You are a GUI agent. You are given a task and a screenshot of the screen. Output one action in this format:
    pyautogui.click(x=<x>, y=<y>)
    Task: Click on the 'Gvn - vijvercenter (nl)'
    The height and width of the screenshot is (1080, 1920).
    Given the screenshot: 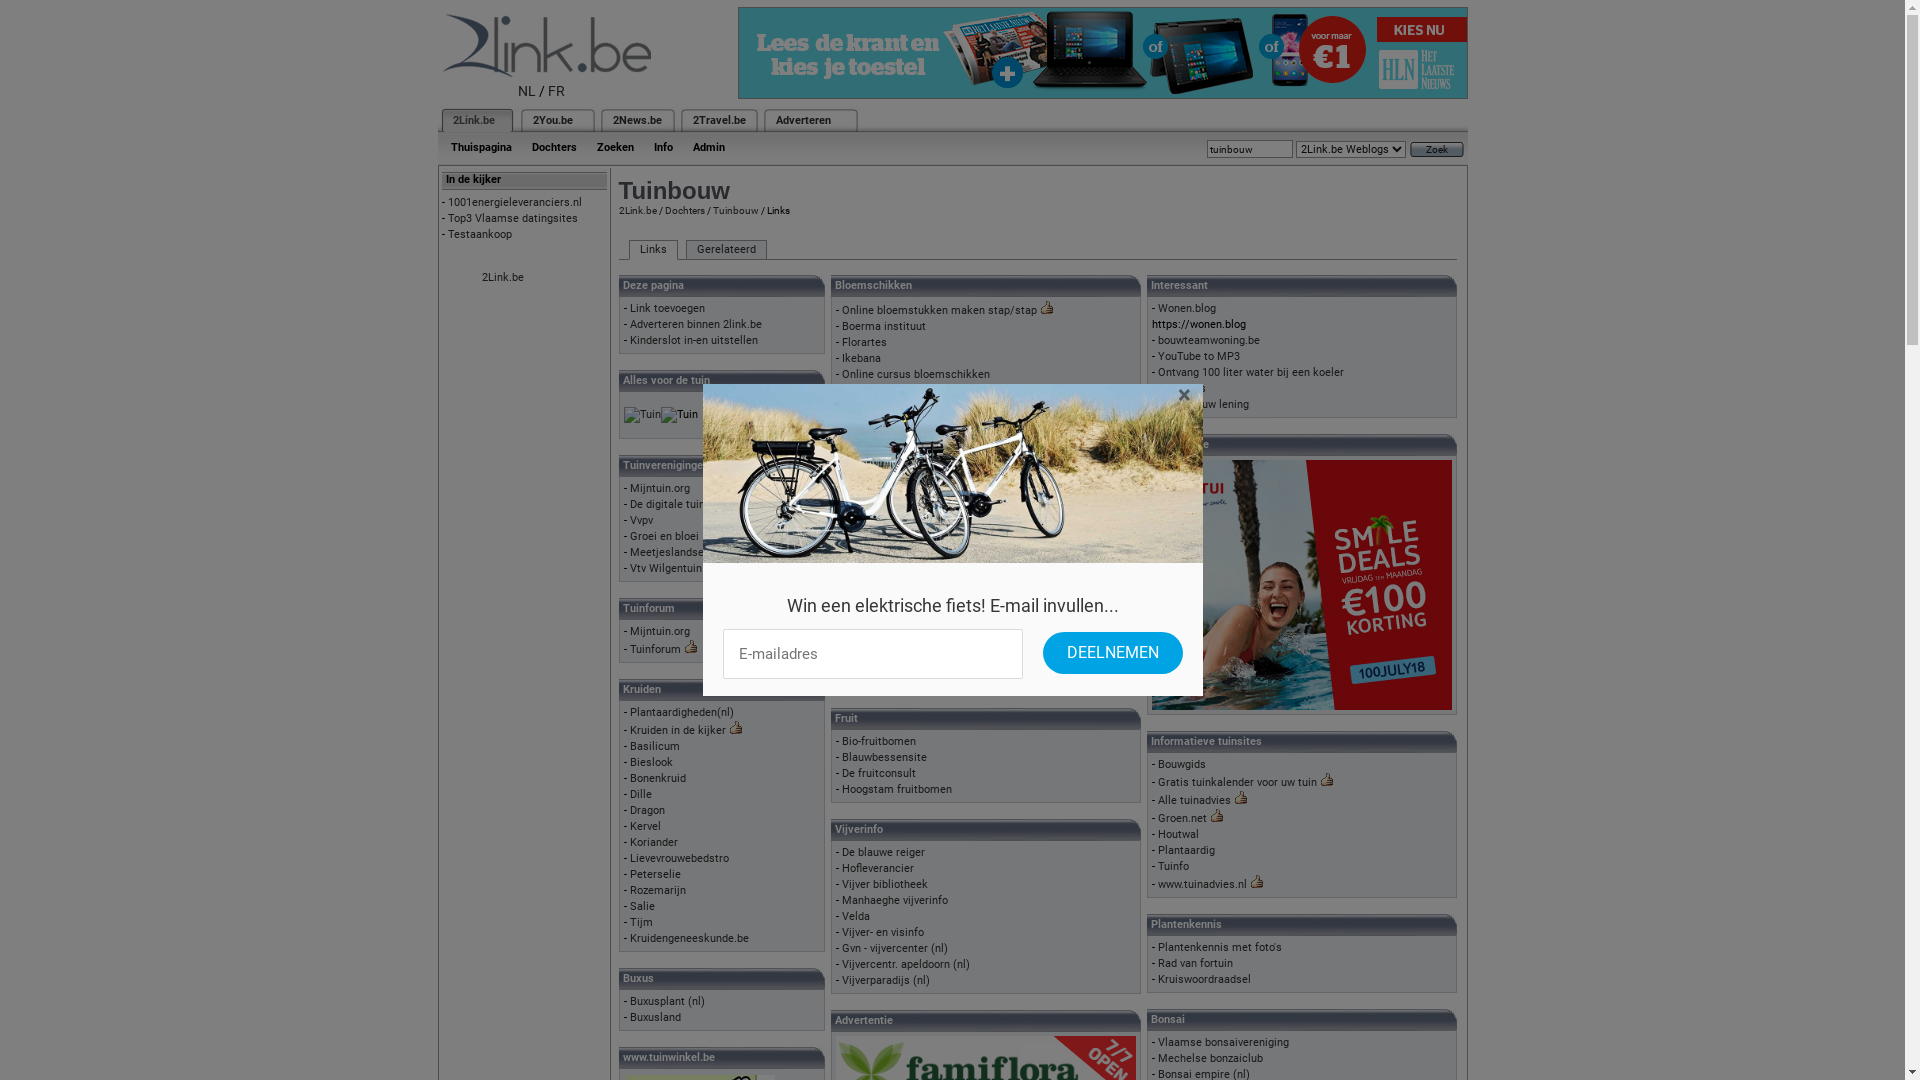 What is the action you would take?
    pyautogui.click(x=893, y=947)
    